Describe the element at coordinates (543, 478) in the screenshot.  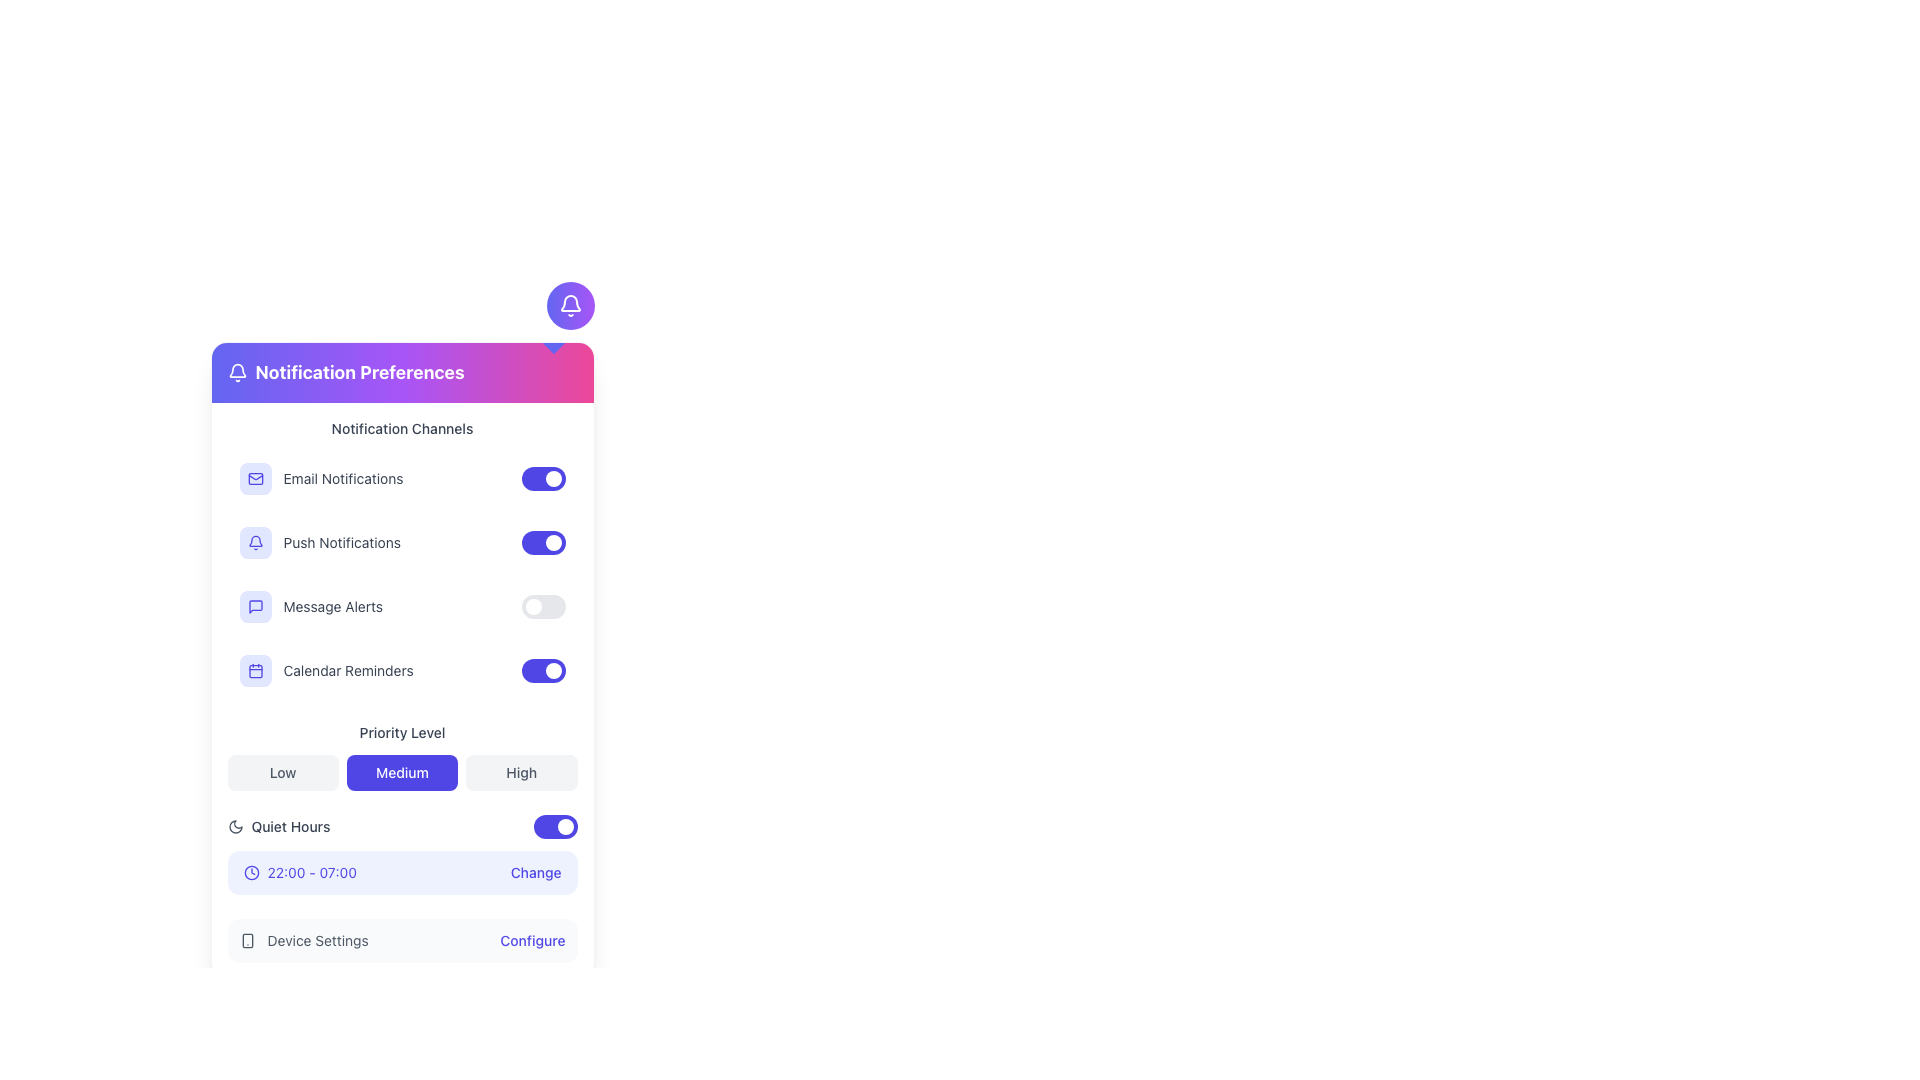
I see `the toggle switch for email notifications located in the 'Notification Channels' section to switch its state` at that location.